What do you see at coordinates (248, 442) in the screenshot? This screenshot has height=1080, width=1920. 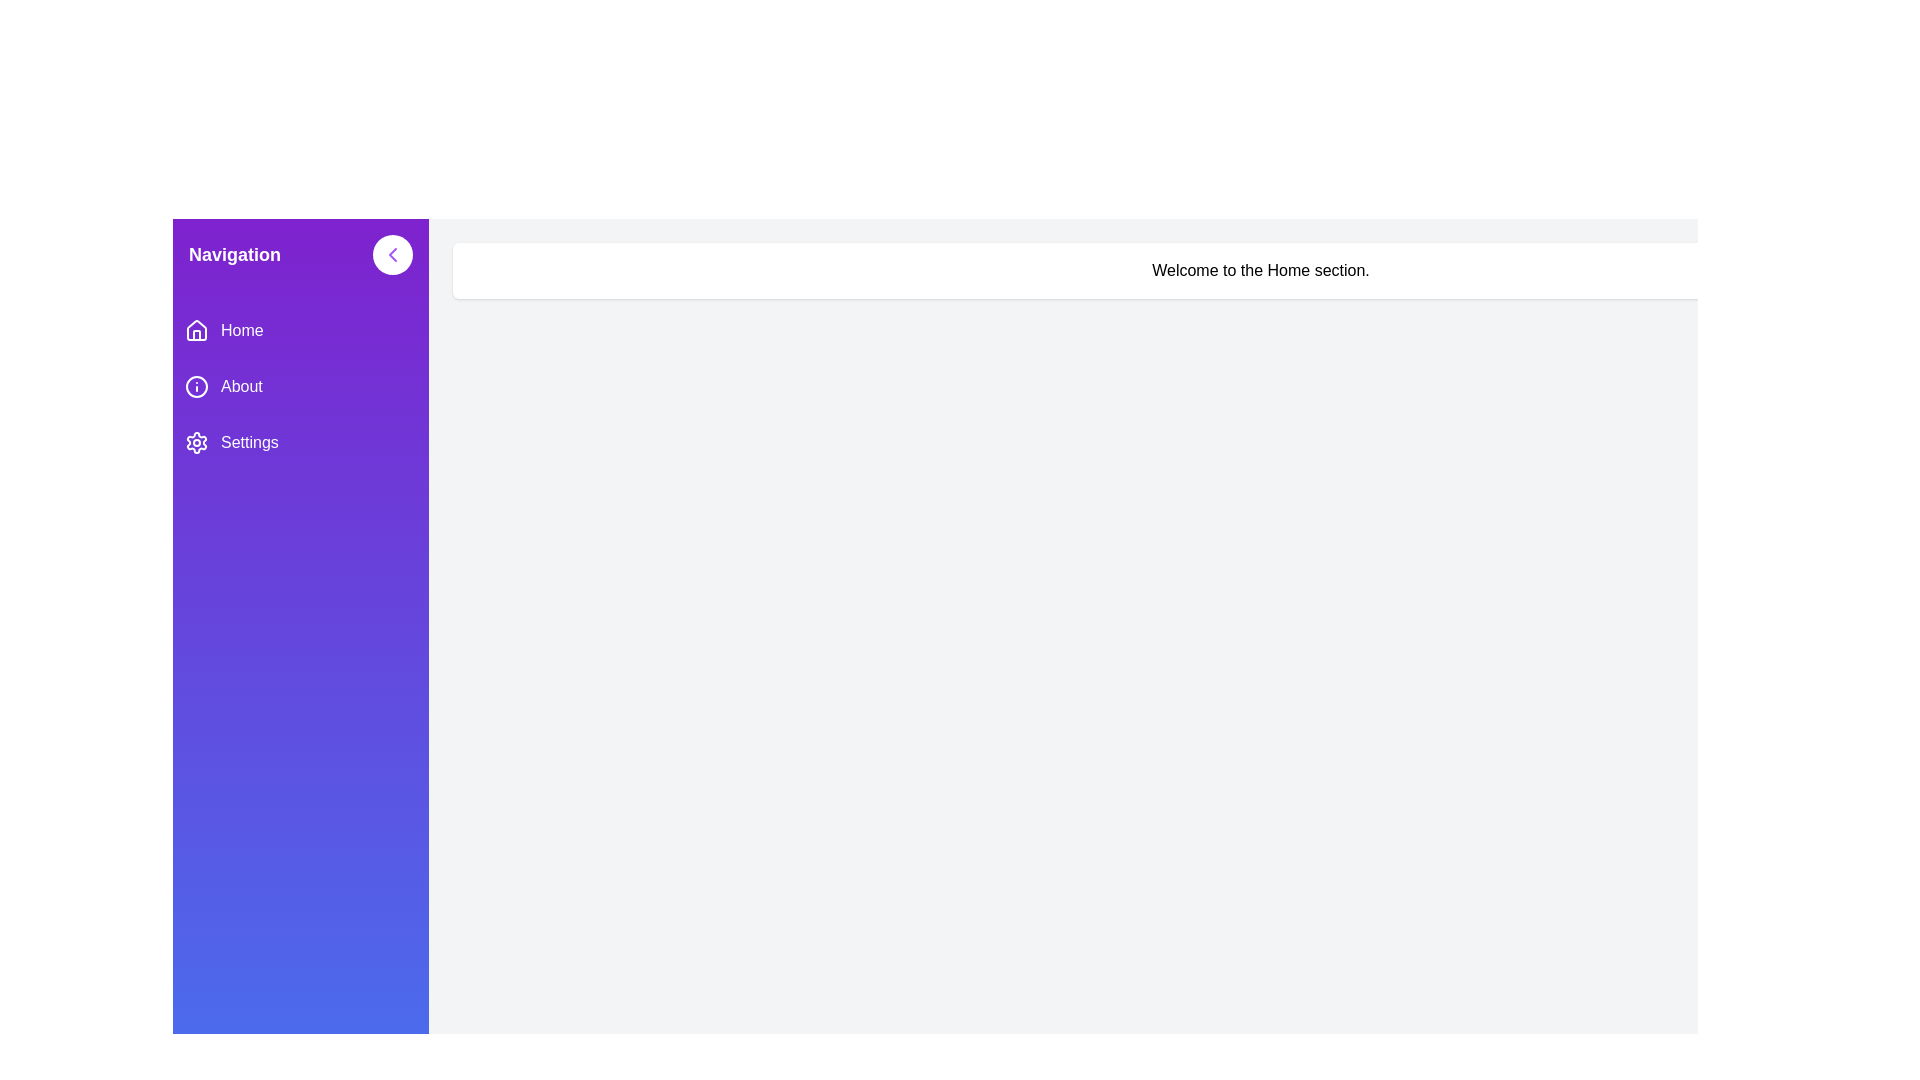 I see `the 'Settings' text label in the navigation panel, which is the third item below 'Home' and 'About'` at bounding box center [248, 442].